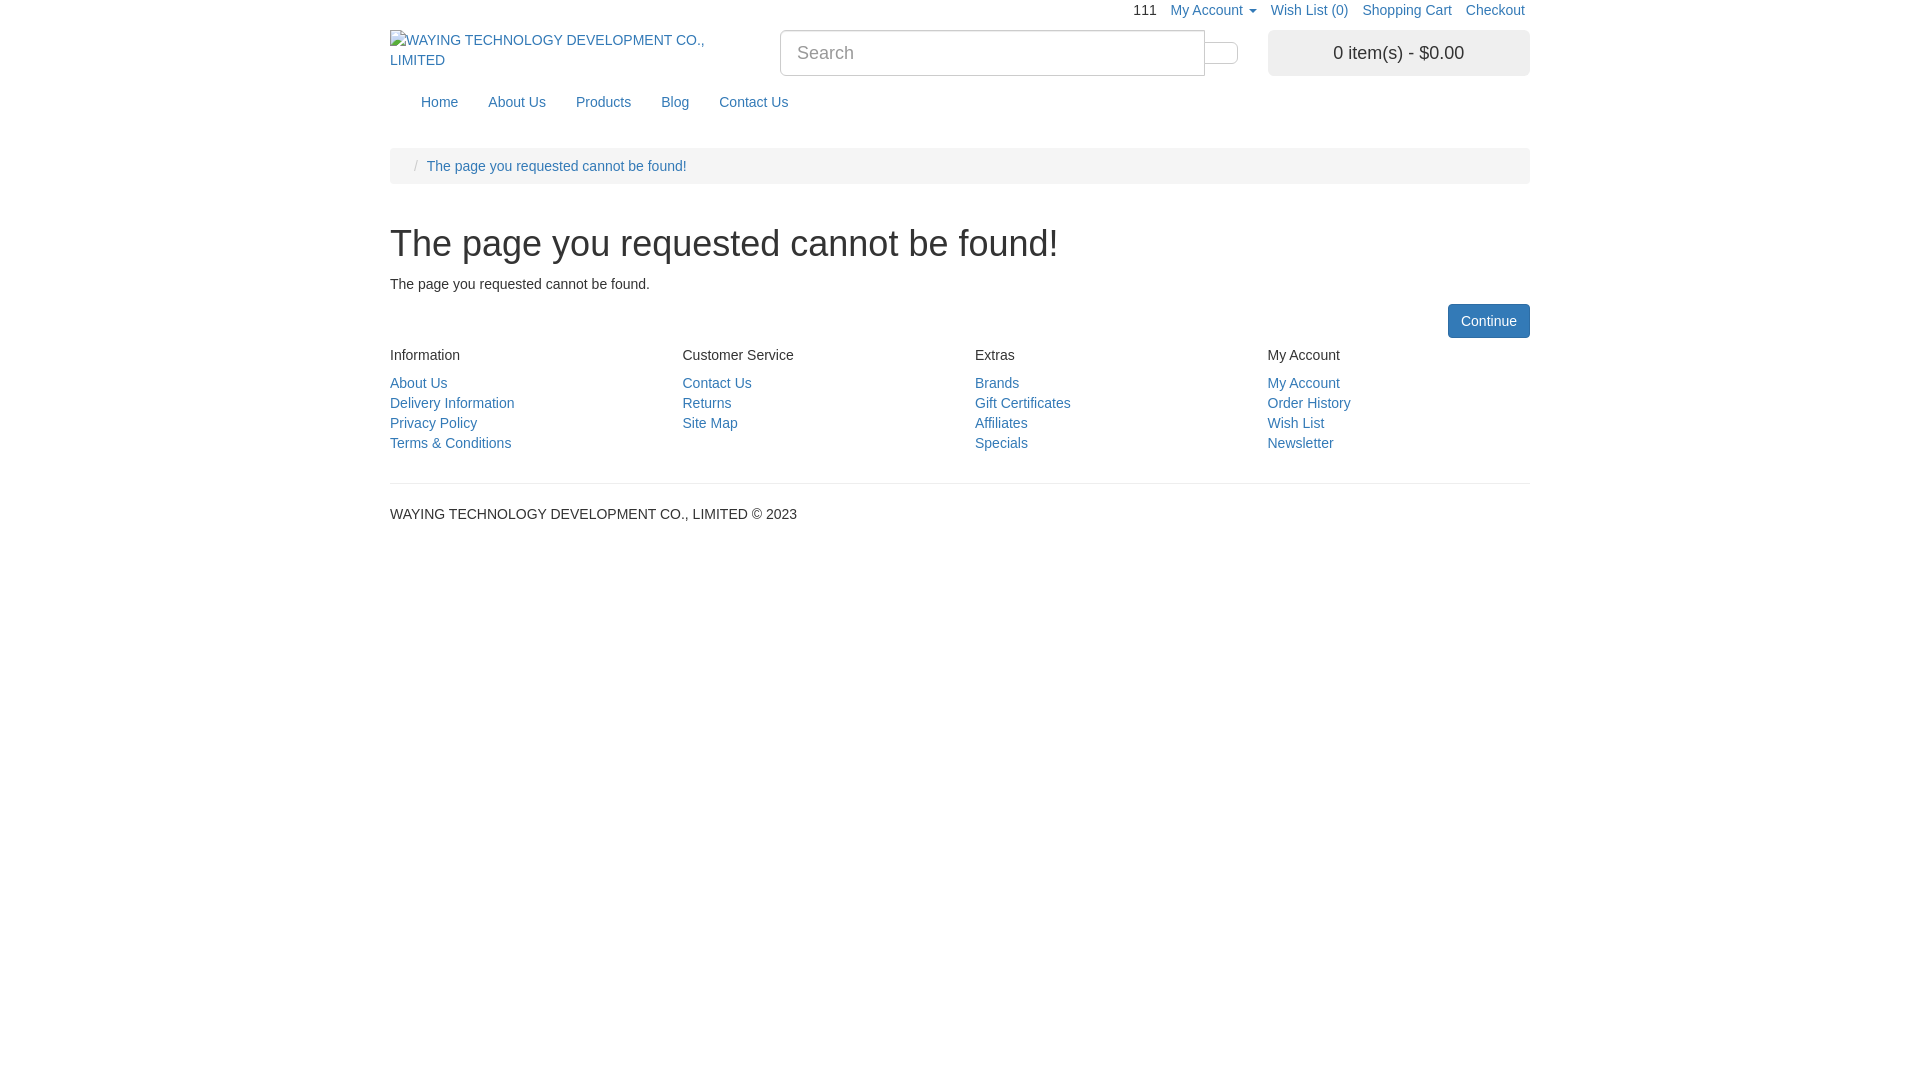 The image size is (1920, 1080). Describe the element at coordinates (1310, 10) in the screenshot. I see `'Wish List (0)'` at that location.